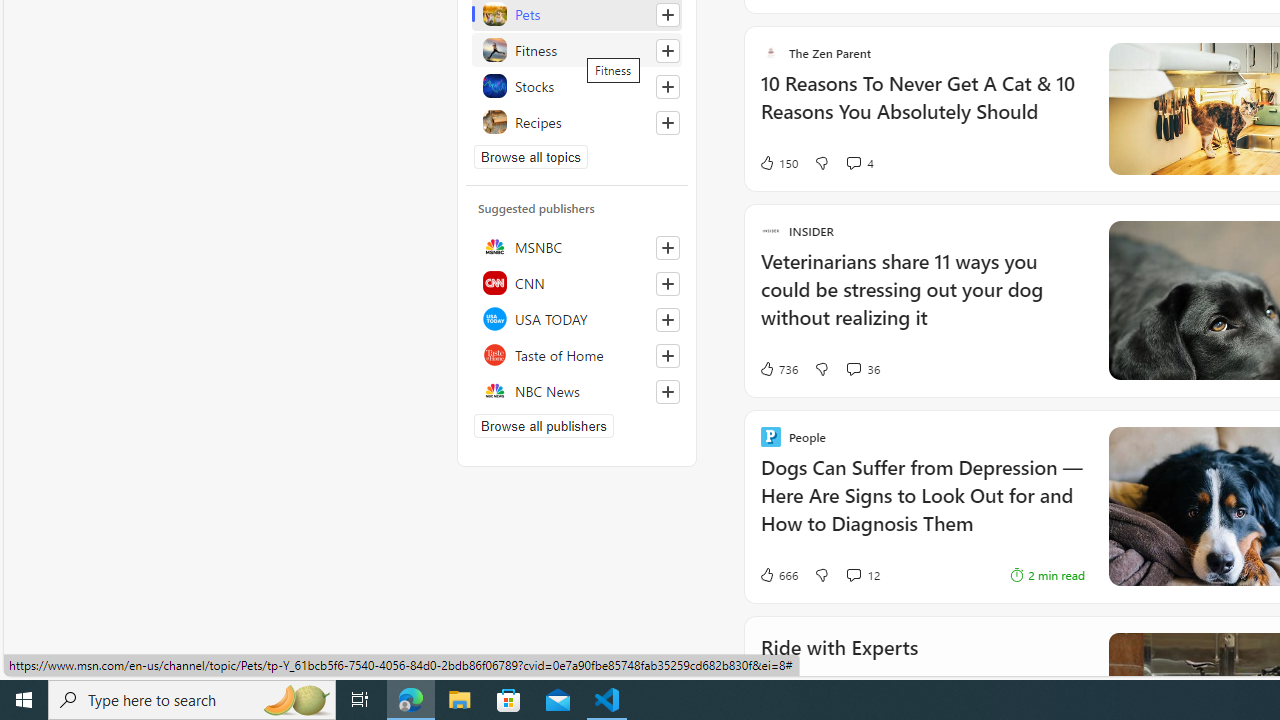  Describe the element at coordinates (576, 317) in the screenshot. I see `'USA TODAY'` at that location.